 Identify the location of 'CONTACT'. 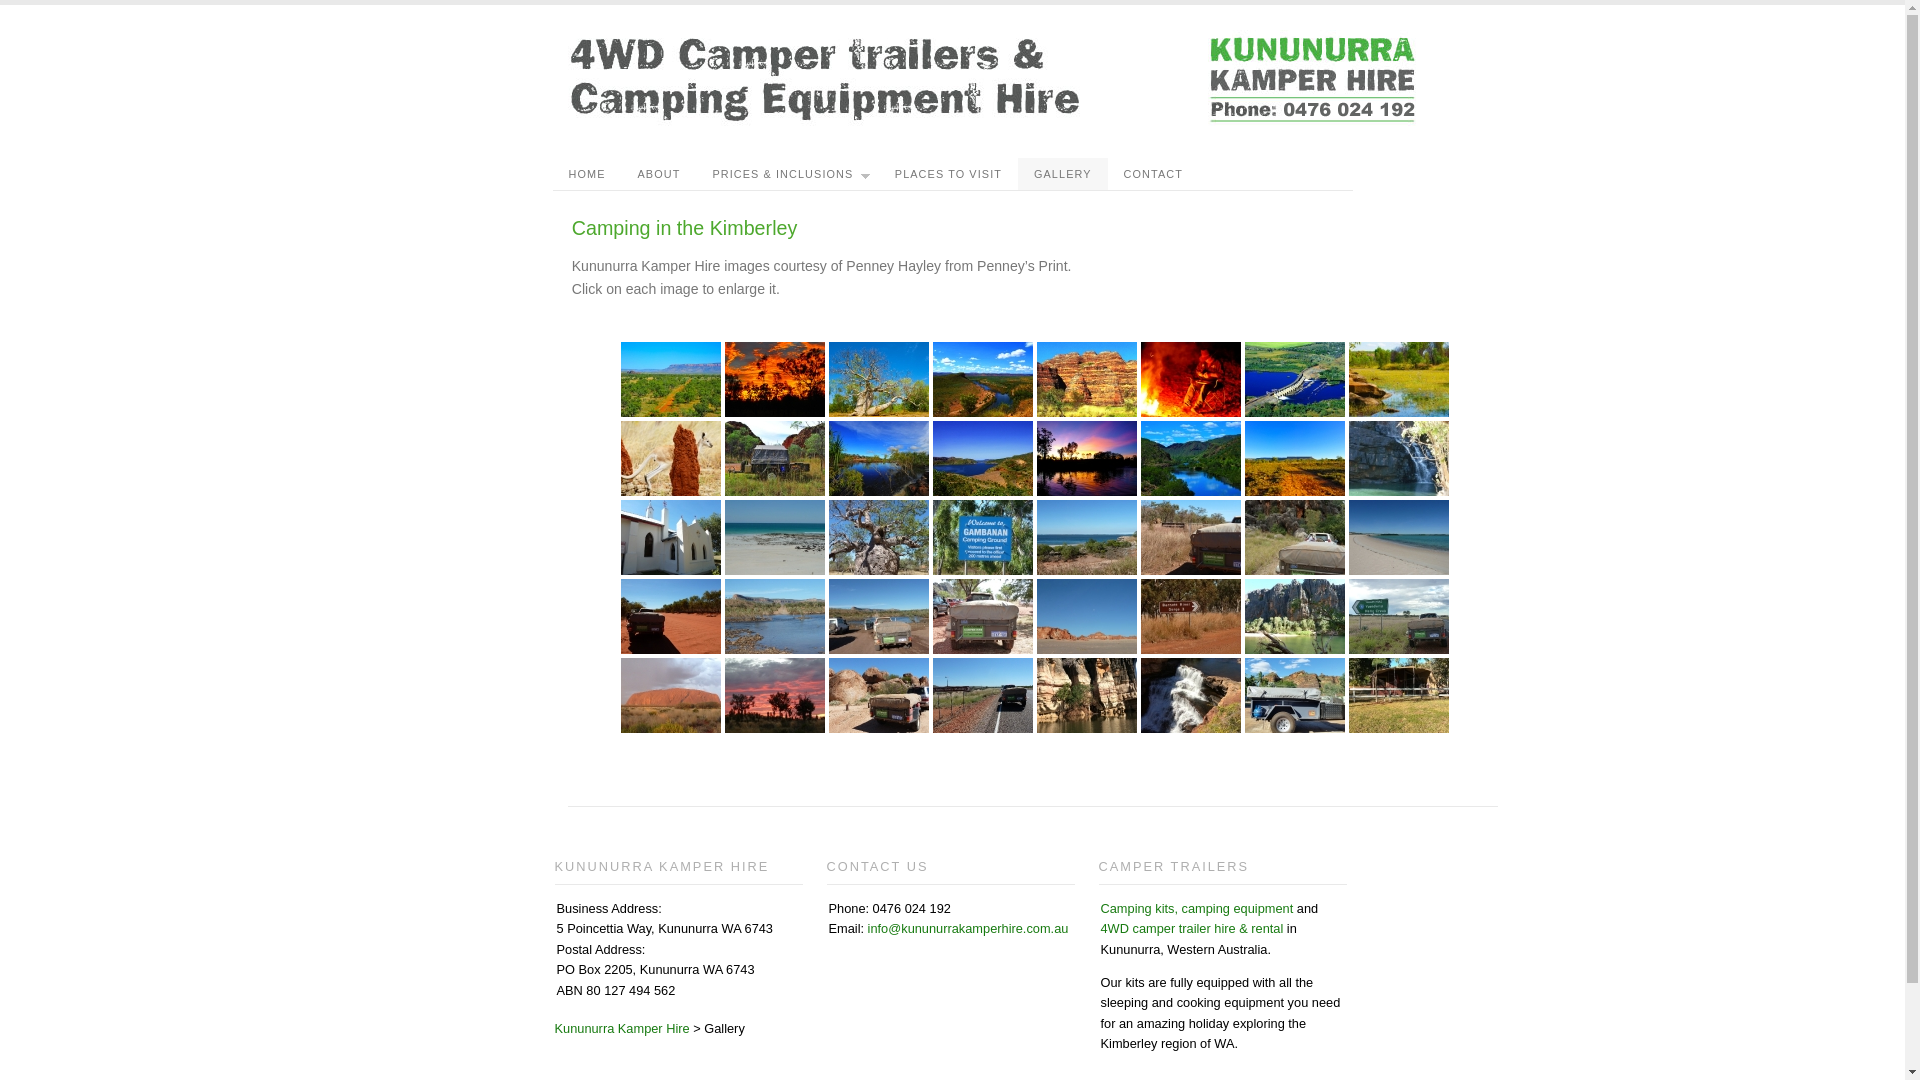
(1153, 172).